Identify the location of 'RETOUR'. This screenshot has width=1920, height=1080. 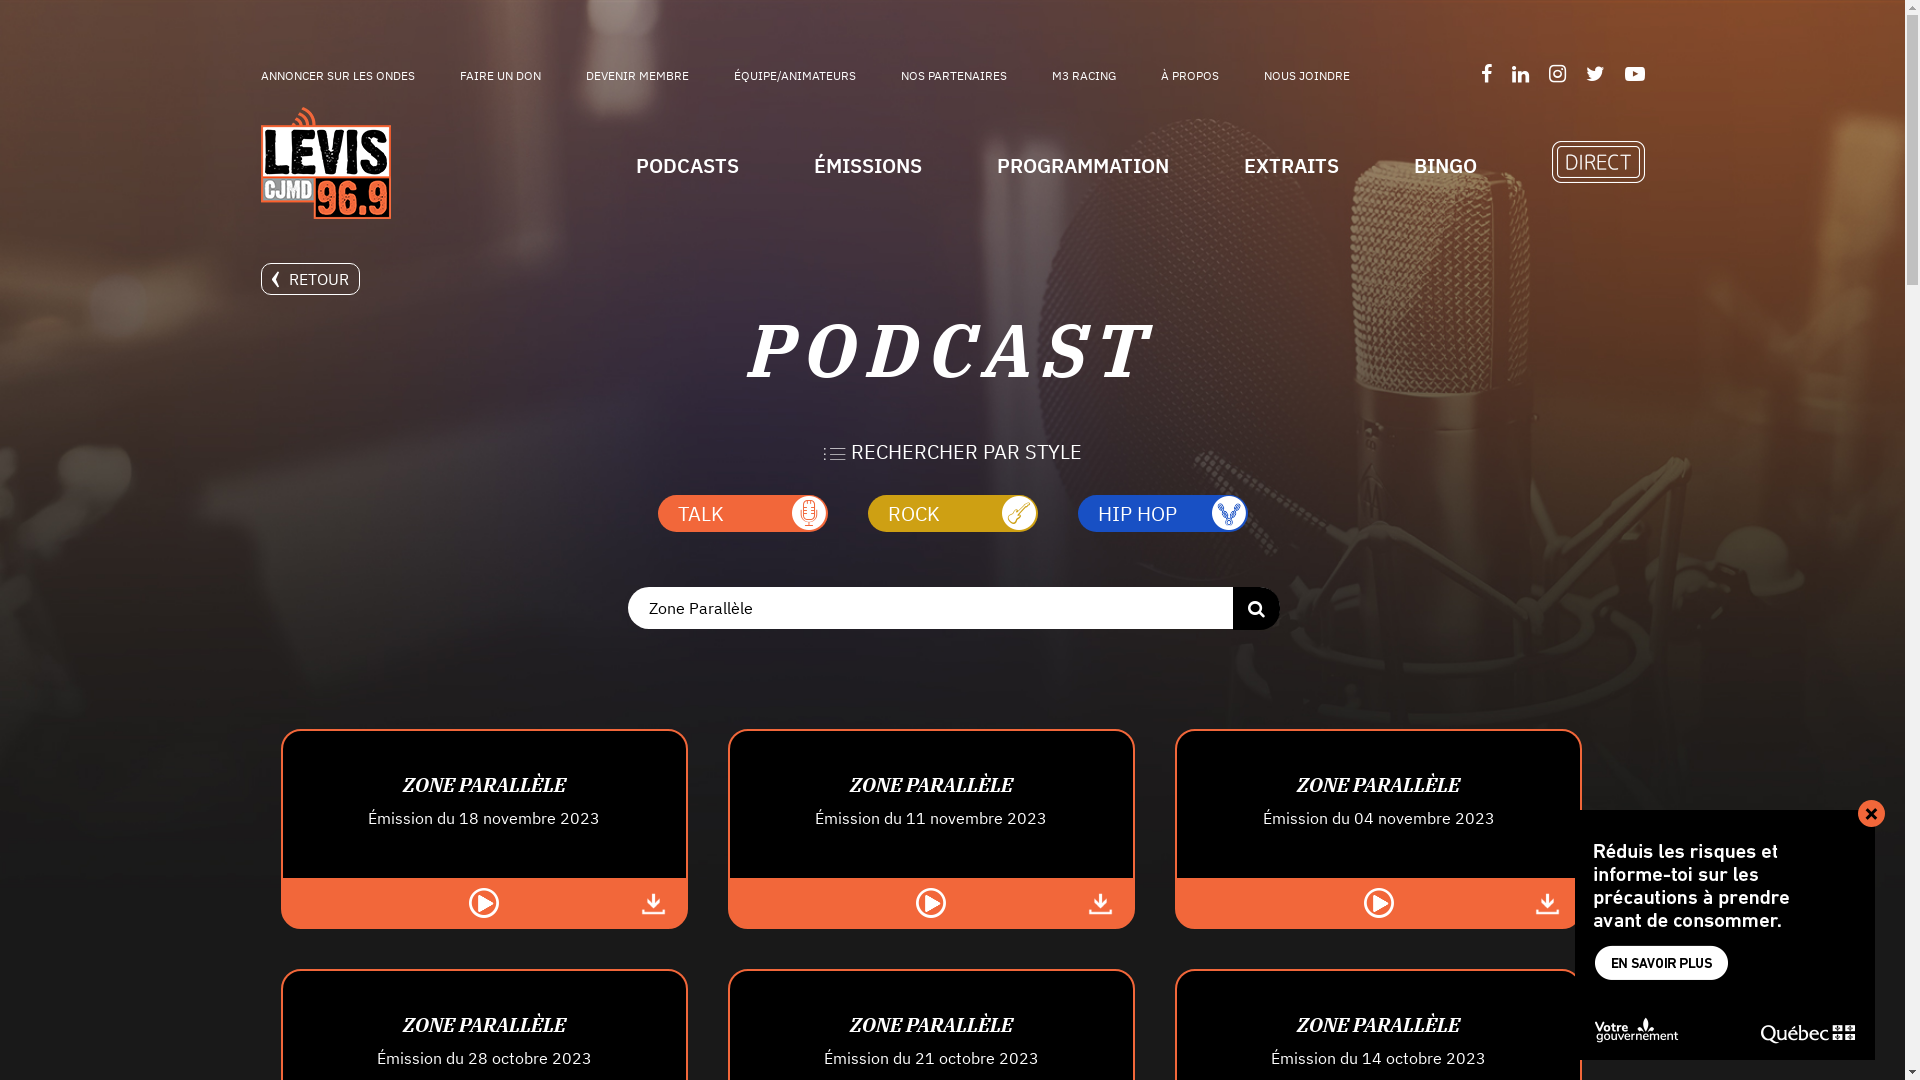
(308, 278).